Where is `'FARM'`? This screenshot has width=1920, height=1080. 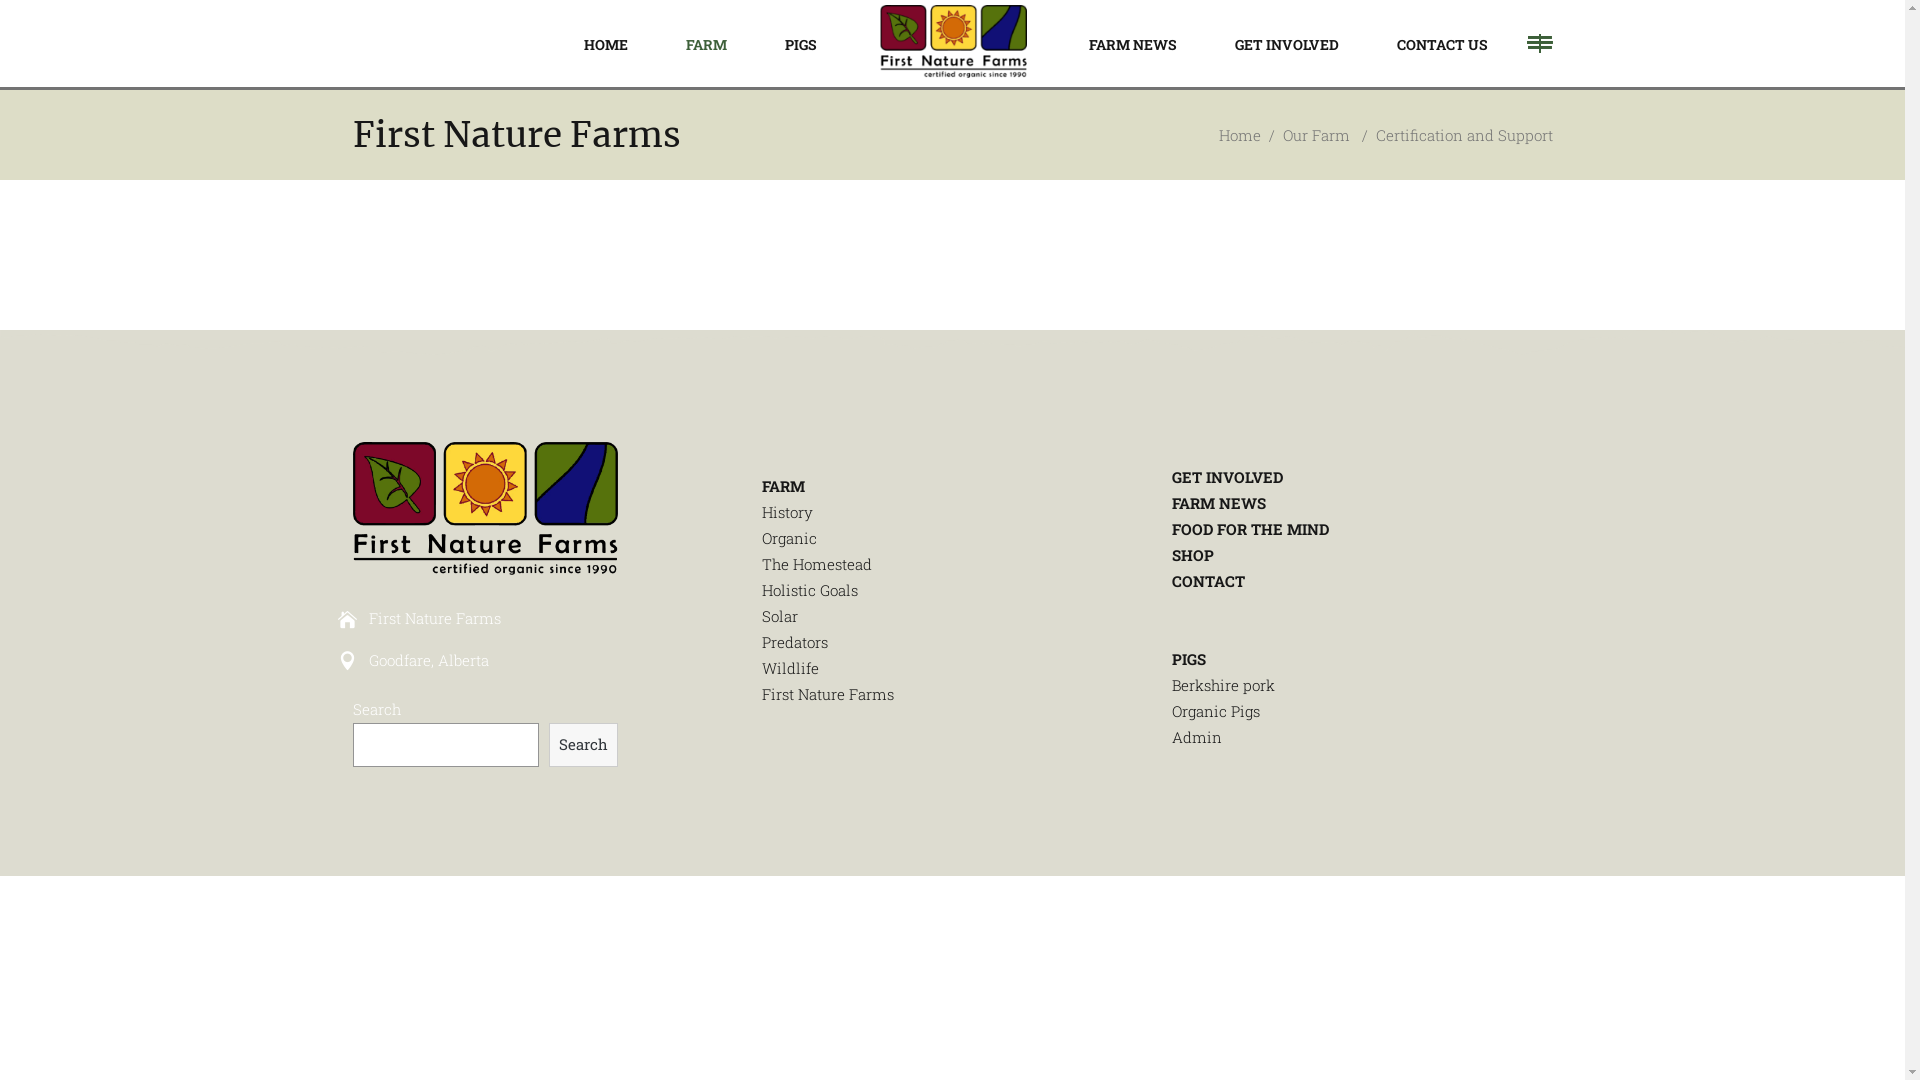 'FARM' is located at coordinates (761, 486).